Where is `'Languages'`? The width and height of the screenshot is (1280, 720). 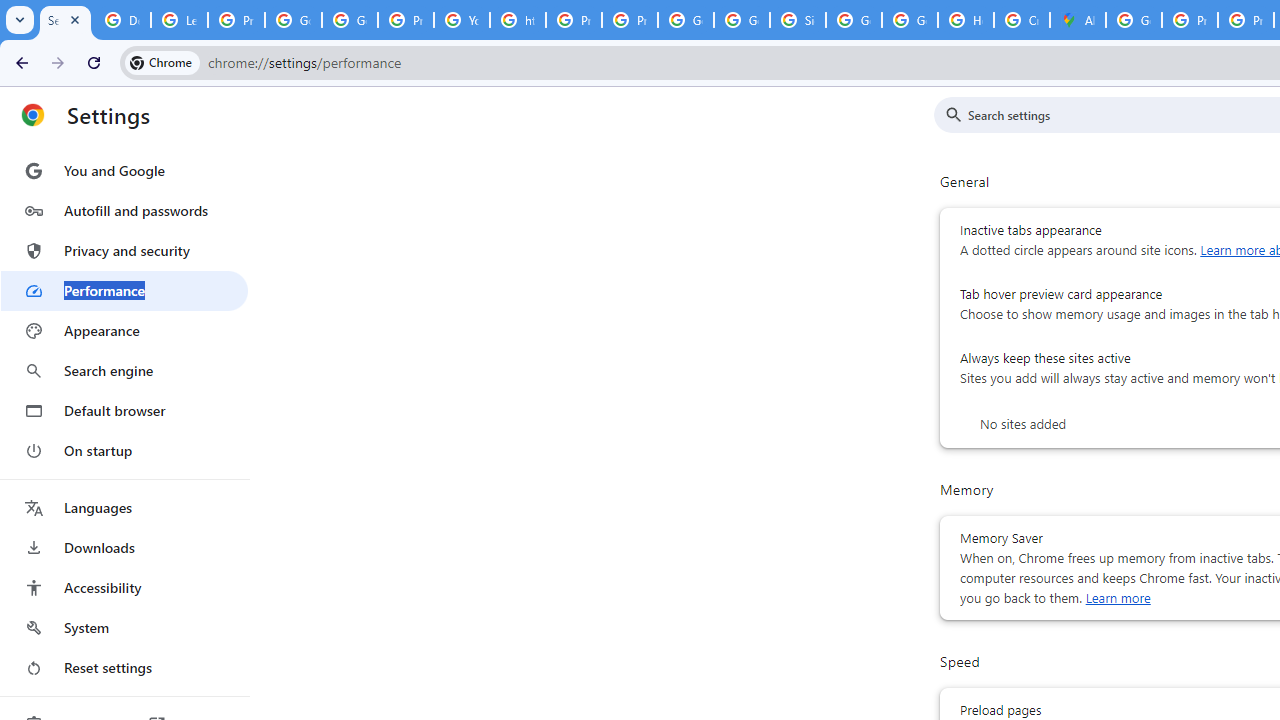 'Languages' is located at coordinates (123, 506).